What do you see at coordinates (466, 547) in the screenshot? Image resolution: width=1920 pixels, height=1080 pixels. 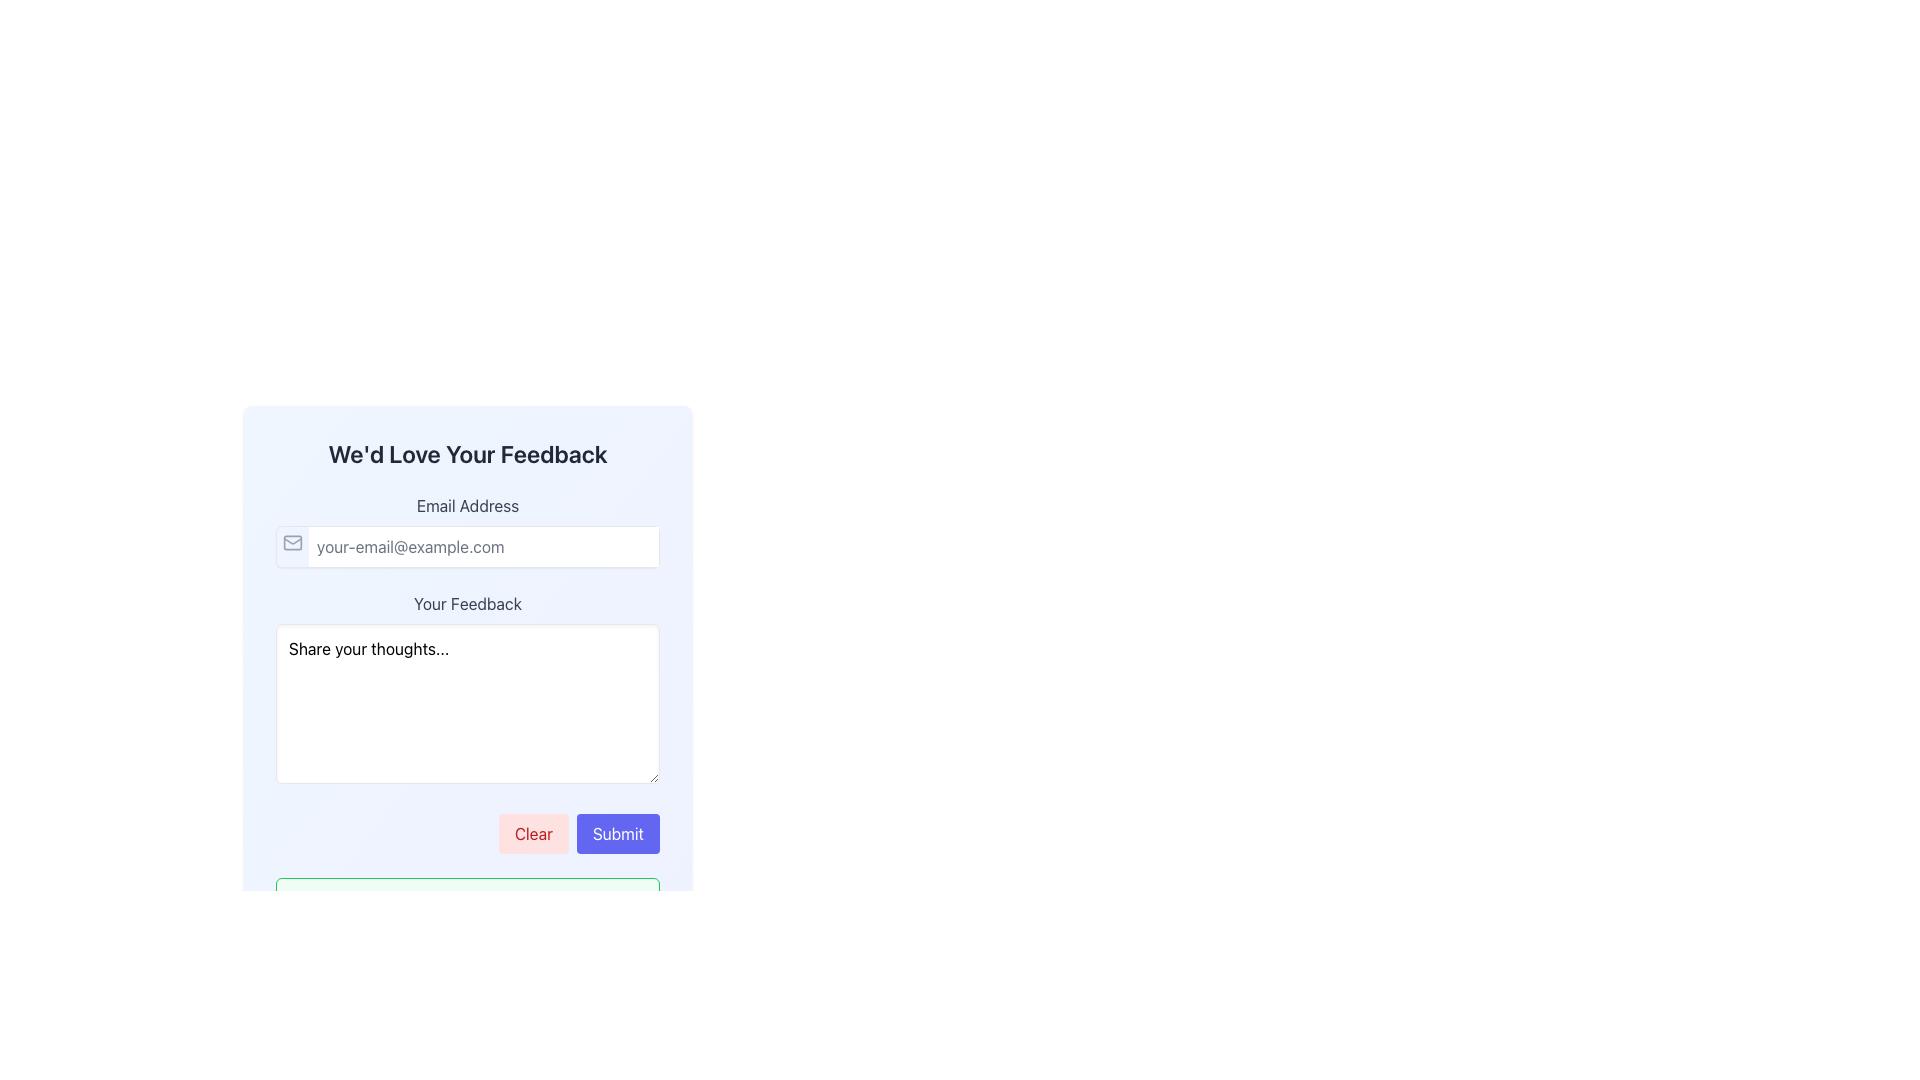 I see `the Email input field located beneath the 'Email Address' label` at bounding box center [466, 547].